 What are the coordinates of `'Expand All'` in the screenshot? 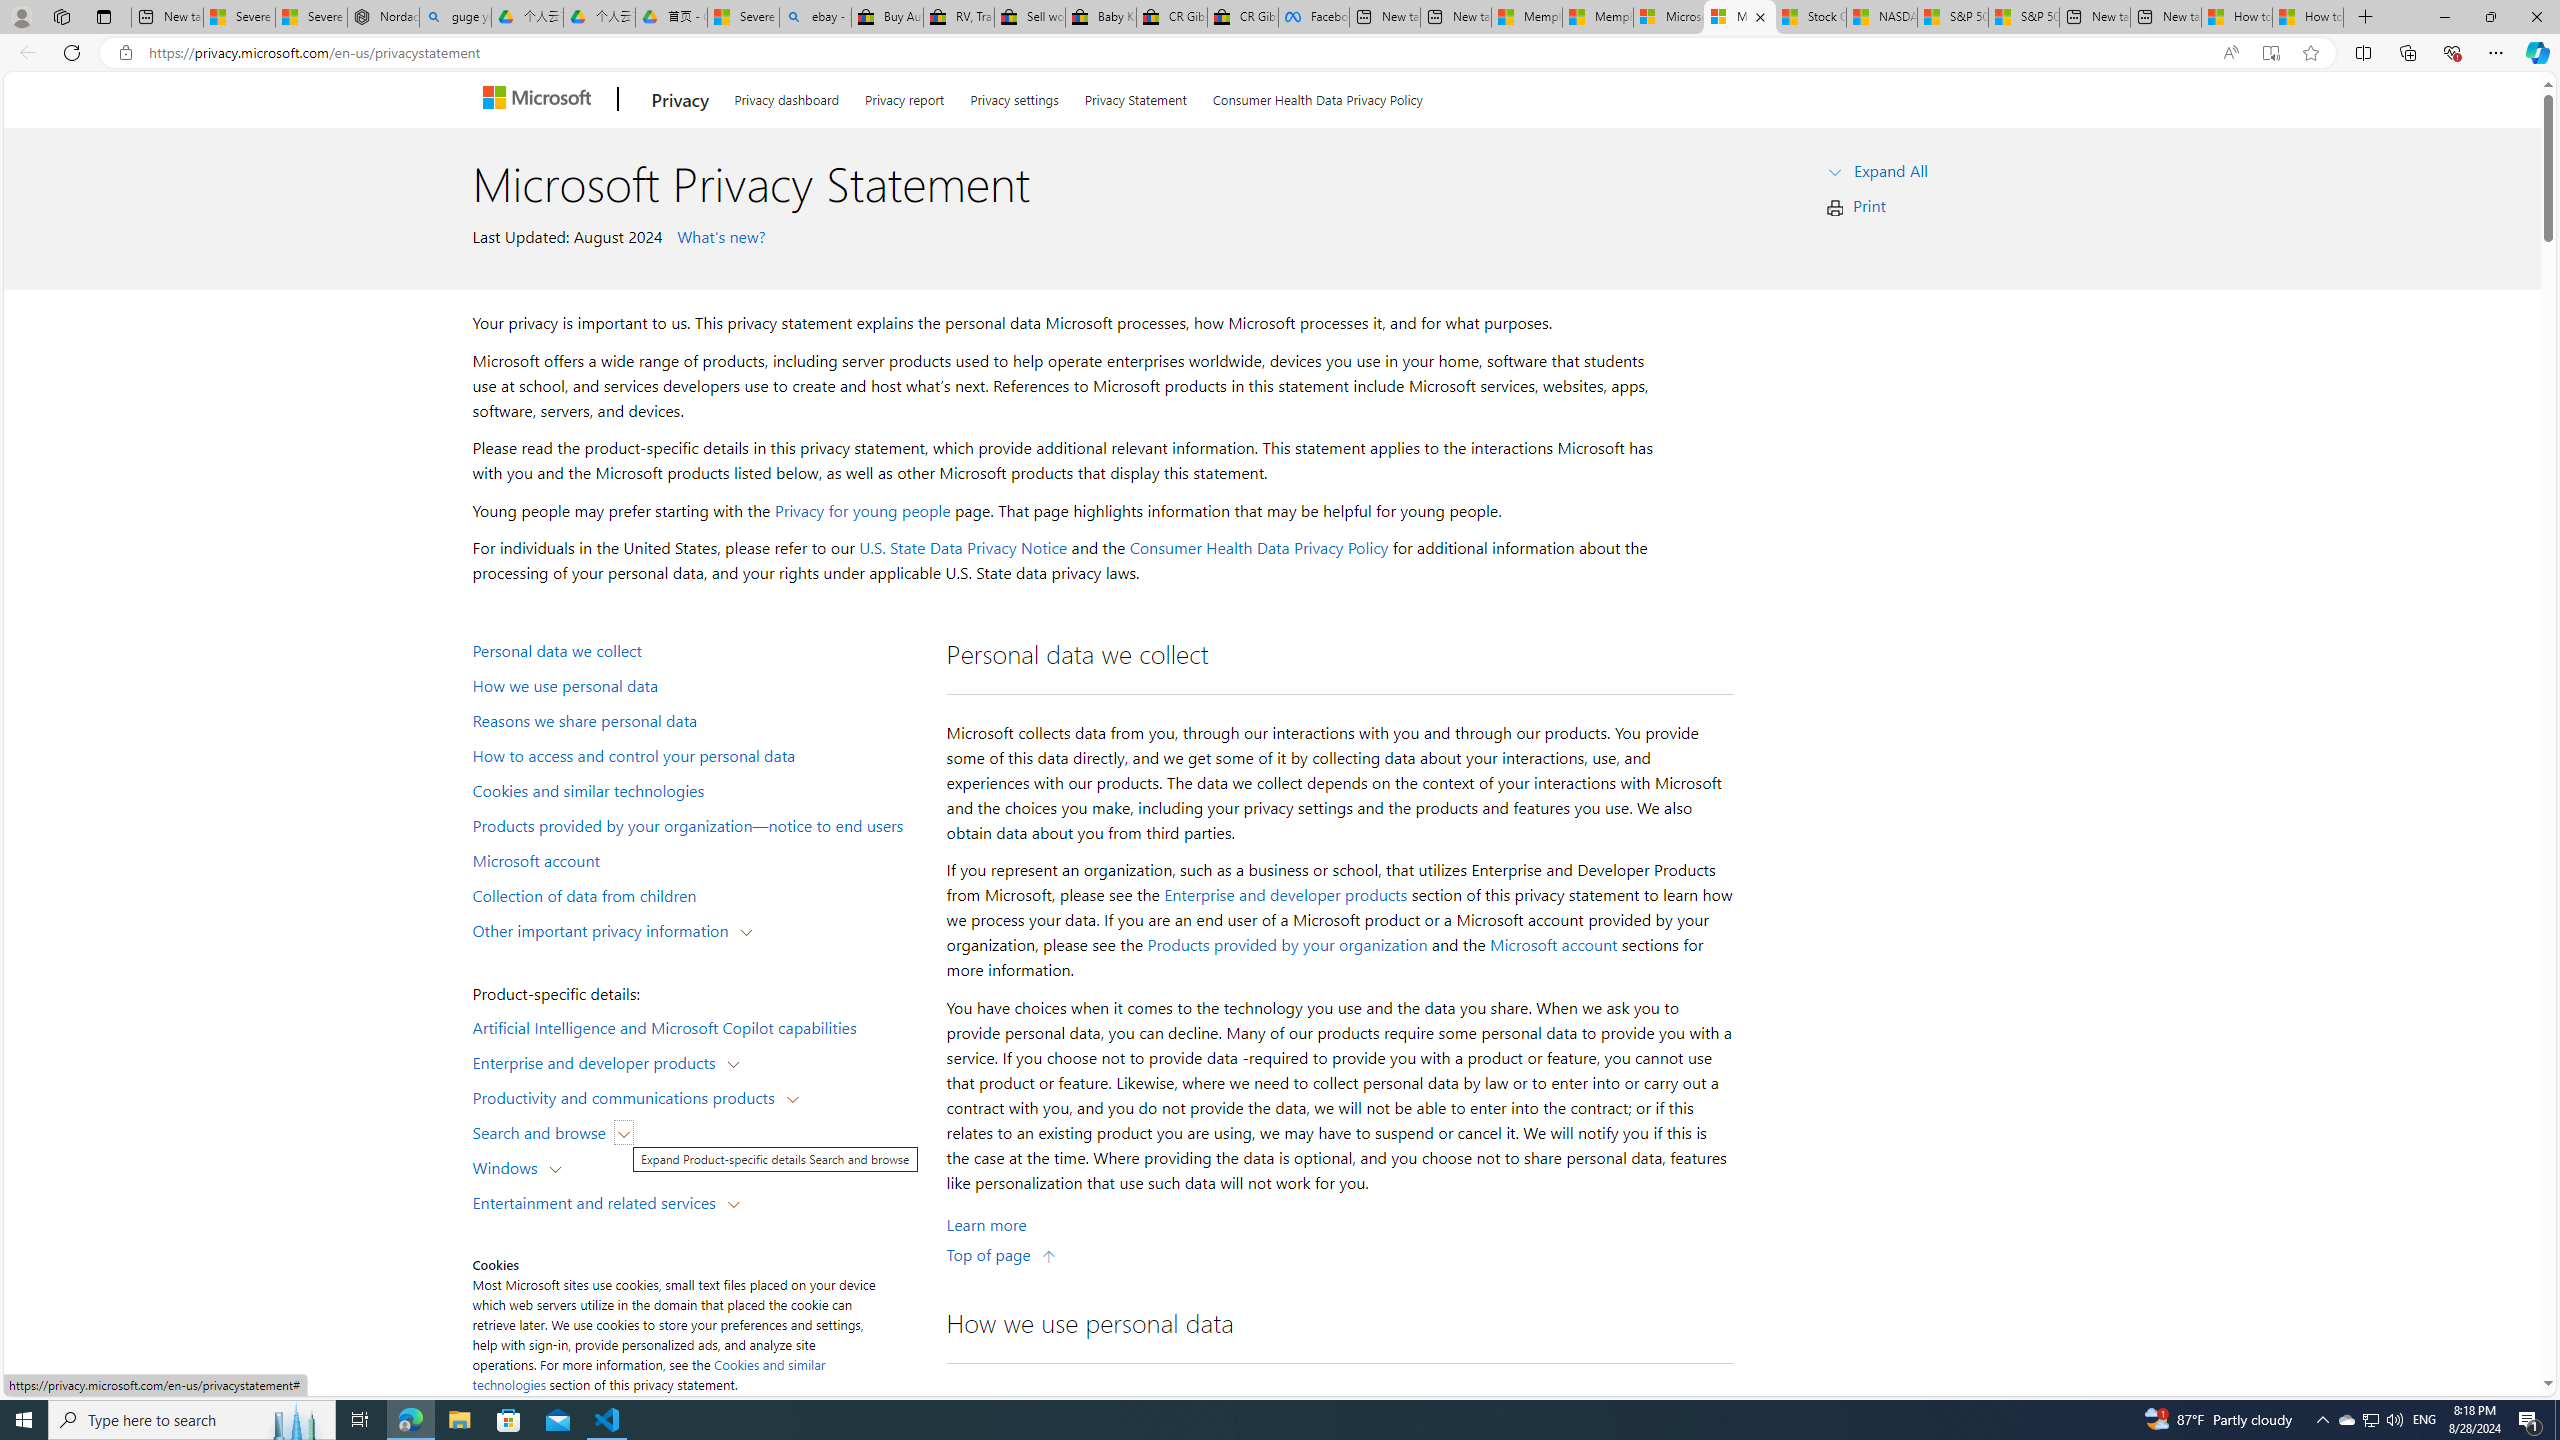 It's located at (1891, 168).